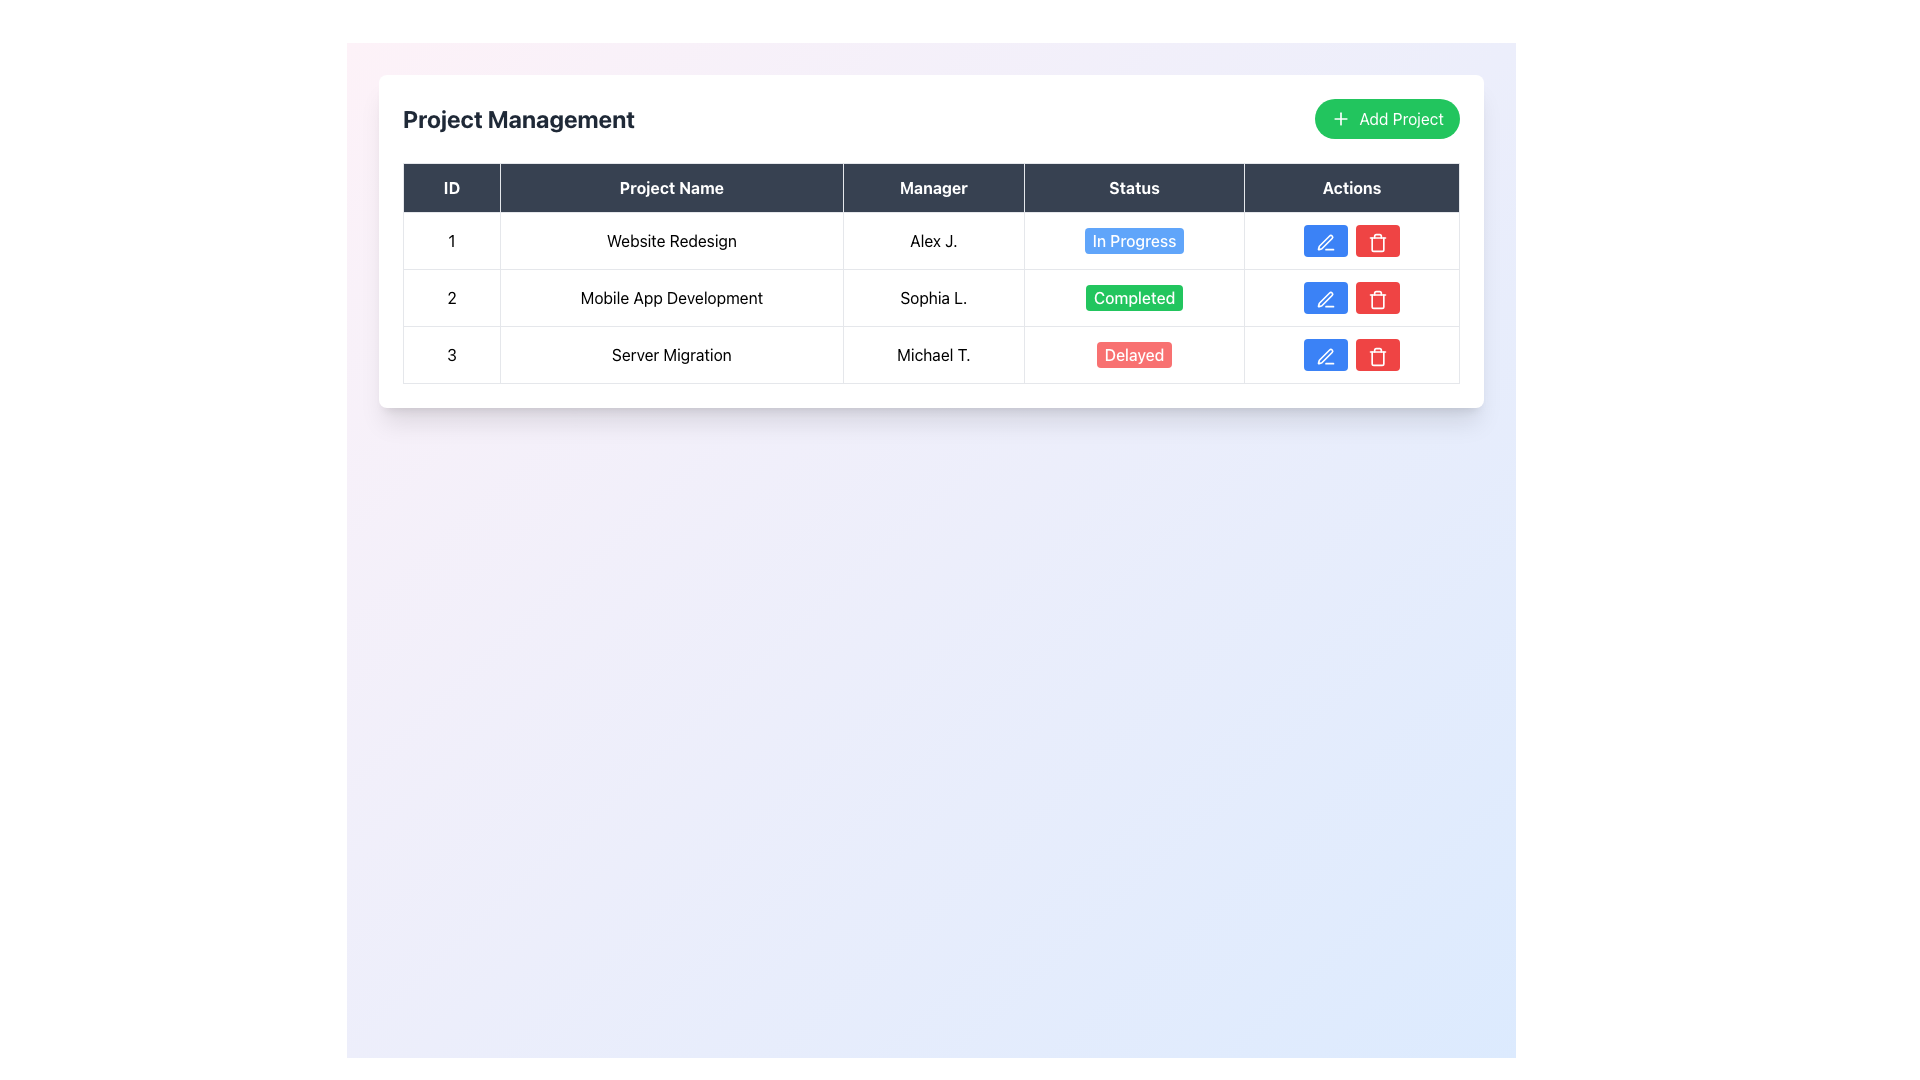 This screenshot has height=1080, width=1920. I want to click on the 'Completed' button in the 'Status' column of the project management interface, which is the second button in the row for the project 'Mobile App Development', so click(1133, 297).